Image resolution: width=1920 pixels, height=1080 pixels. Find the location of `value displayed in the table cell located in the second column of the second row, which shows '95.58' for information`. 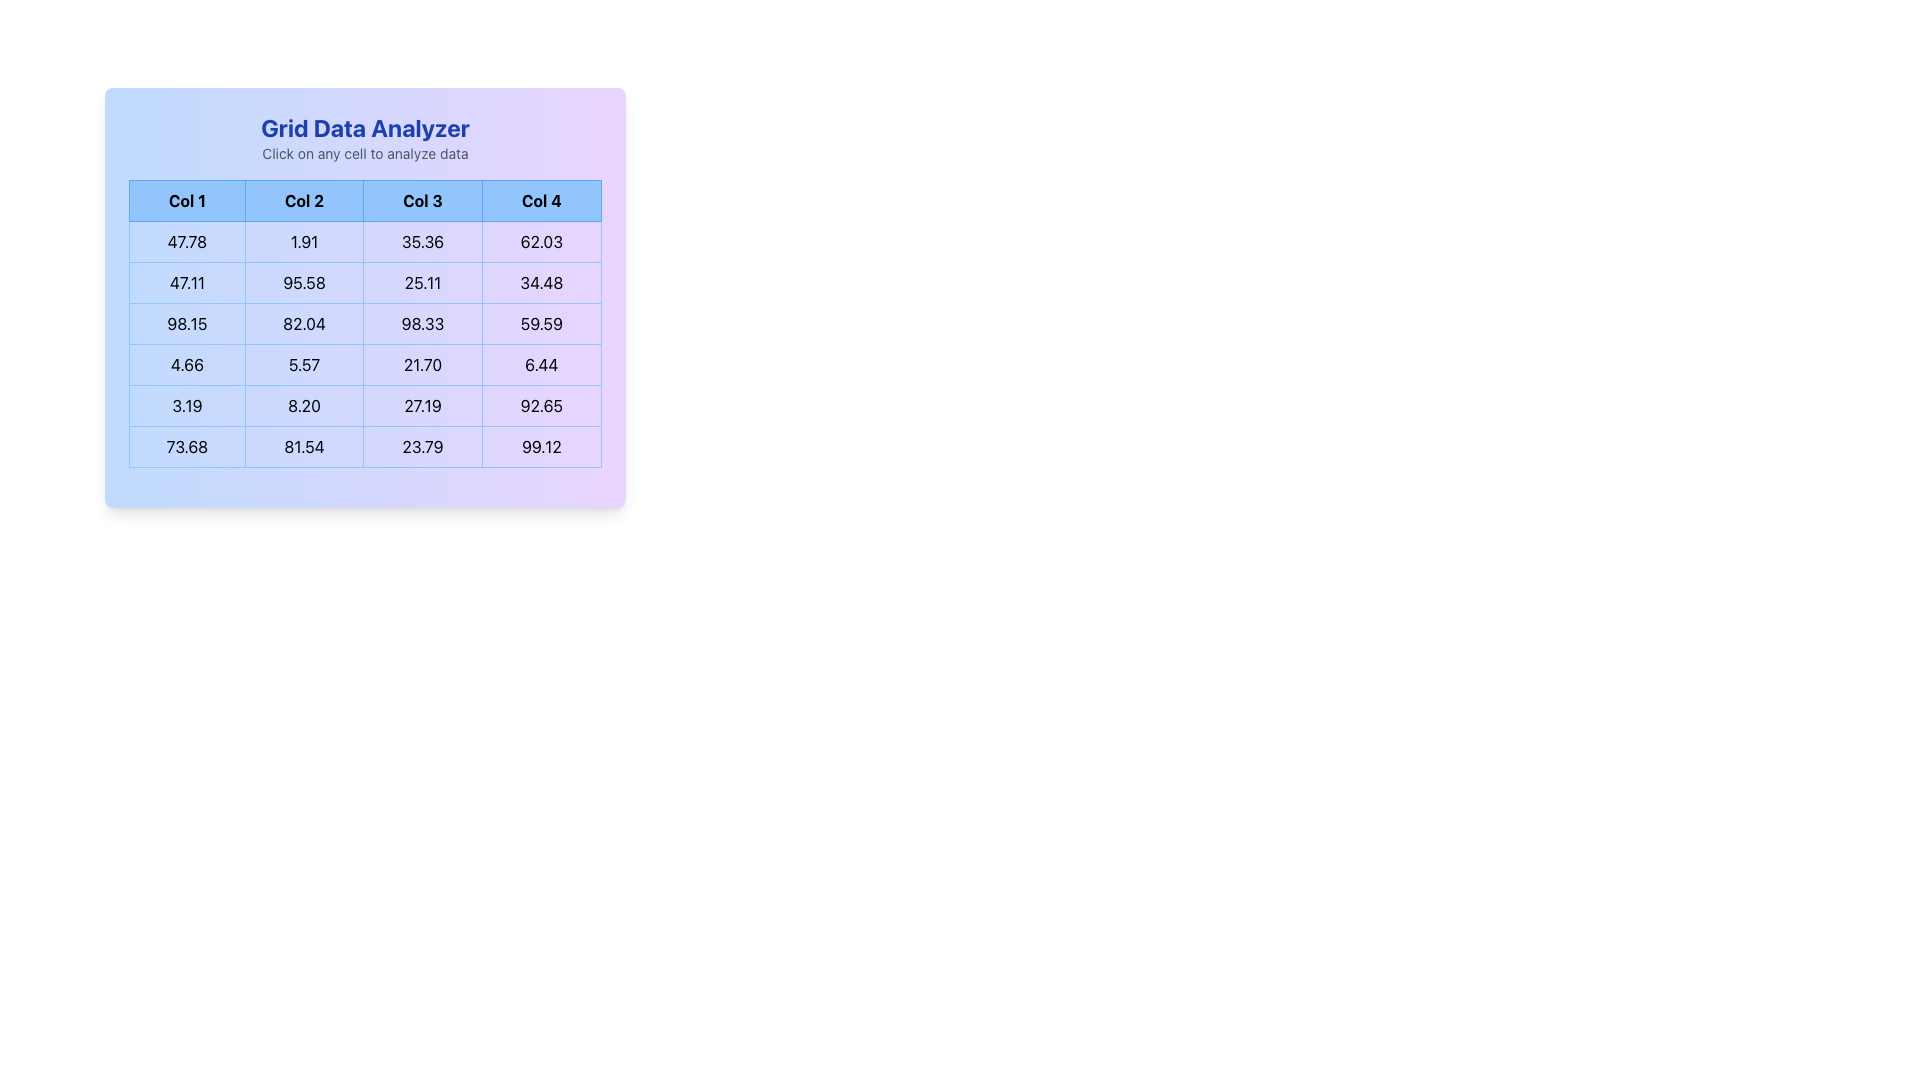

value displayed in the table cell located in the second column of the second row, which shows '95.58' for information is located at coordinates (303, 282).